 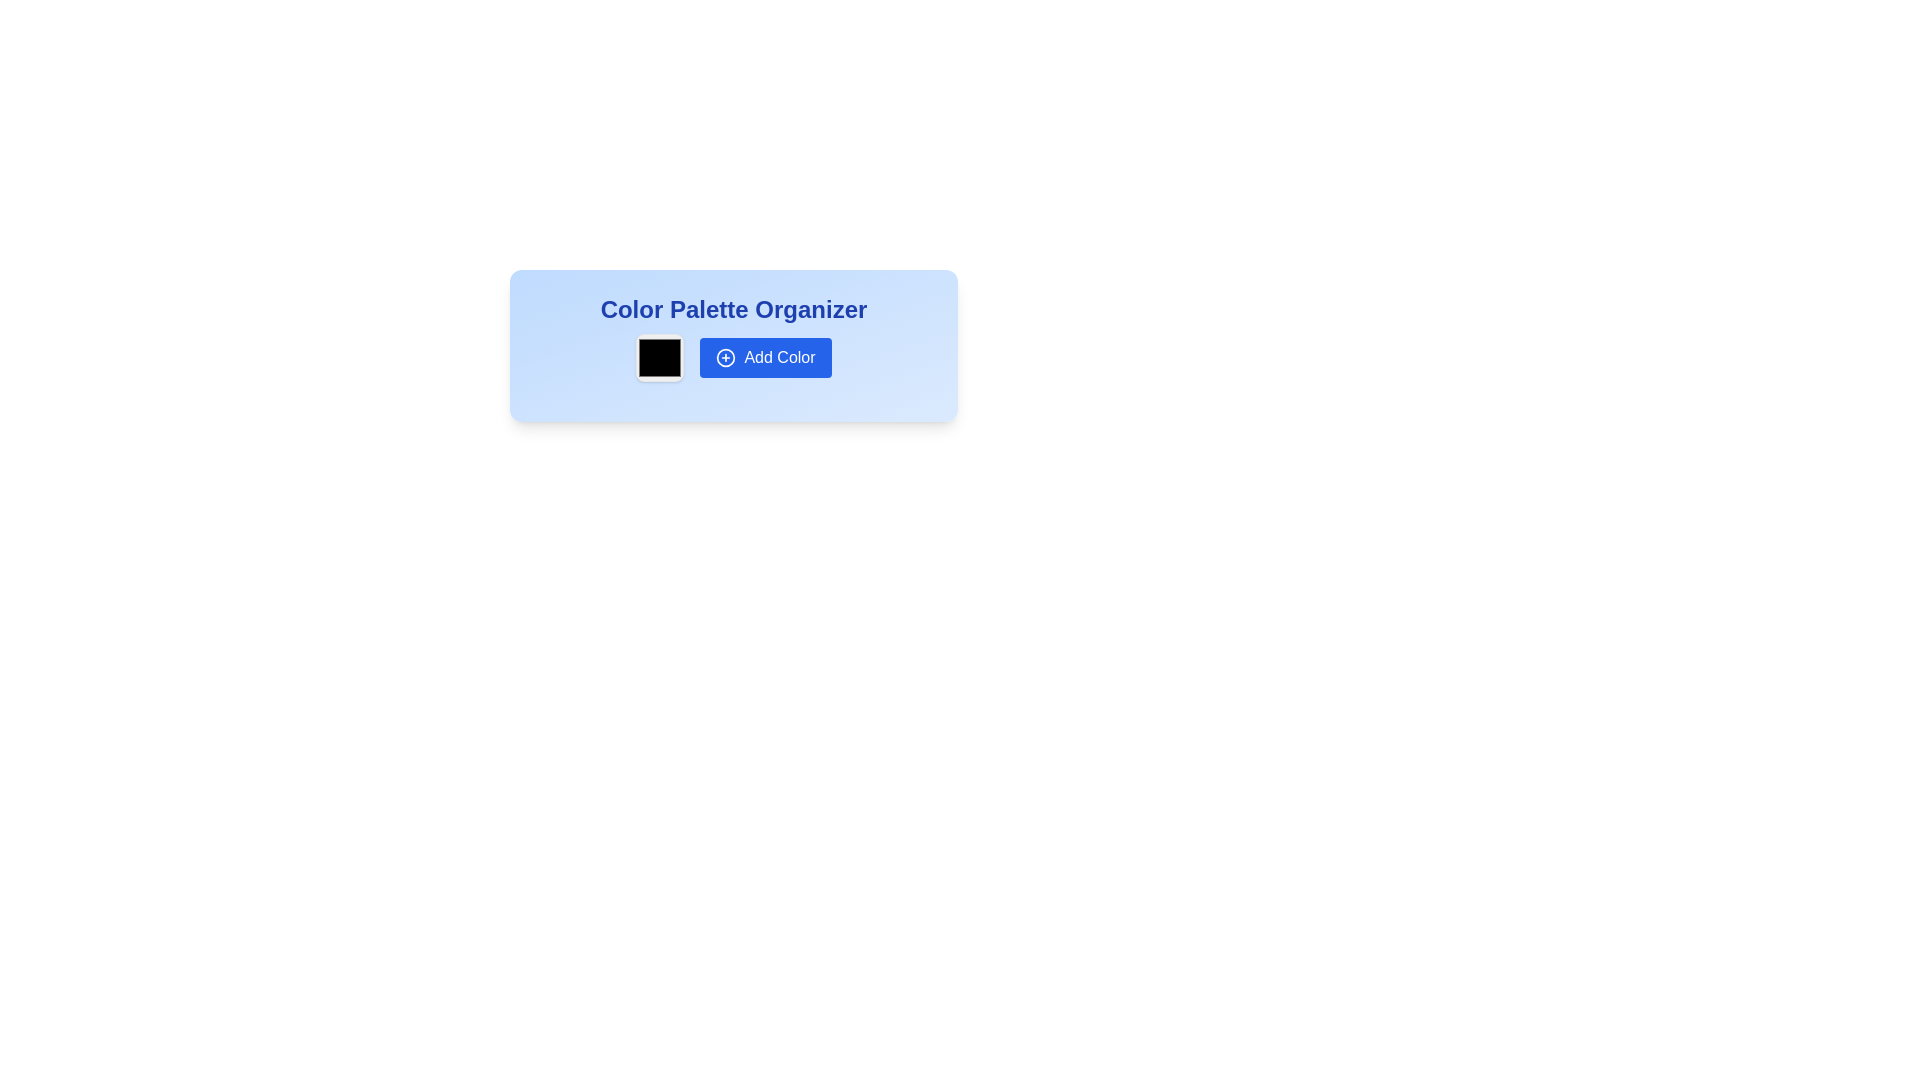 I want to click on the first color swatch element, which displays the color black, so click(x=660, y=357).